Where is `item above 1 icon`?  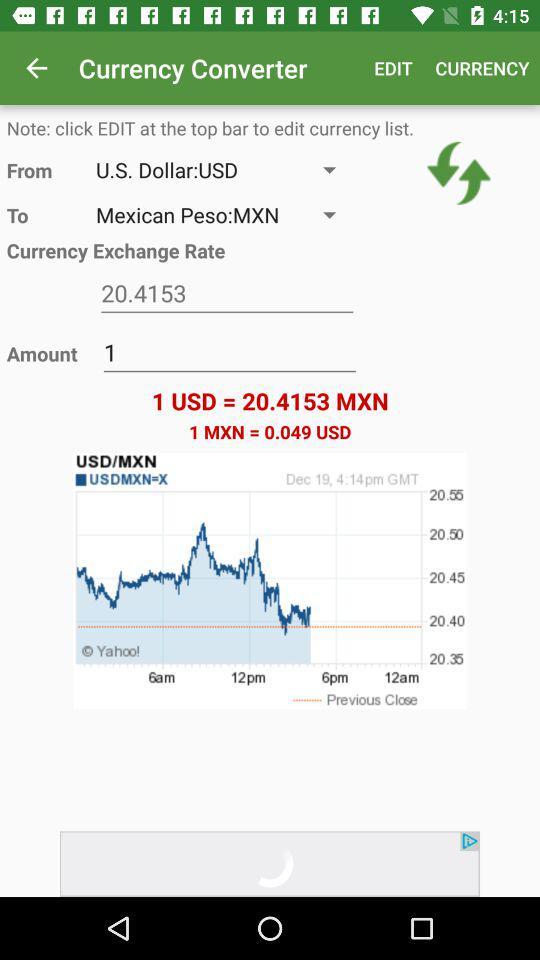
item above 1 icon is located at coordinates (226, 292).